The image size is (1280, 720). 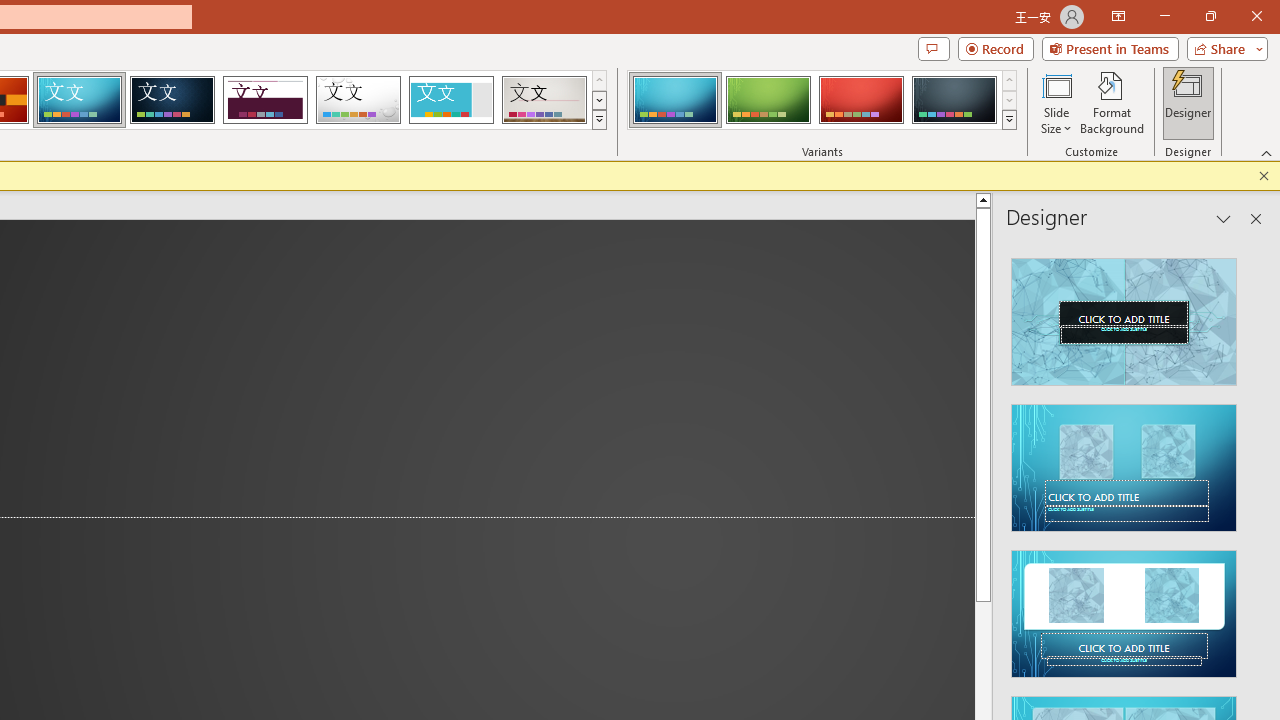 What do you see at coordinates (358, 100) in the screenshot?
I see `'Droplet'` at bounding box center [358, 100].